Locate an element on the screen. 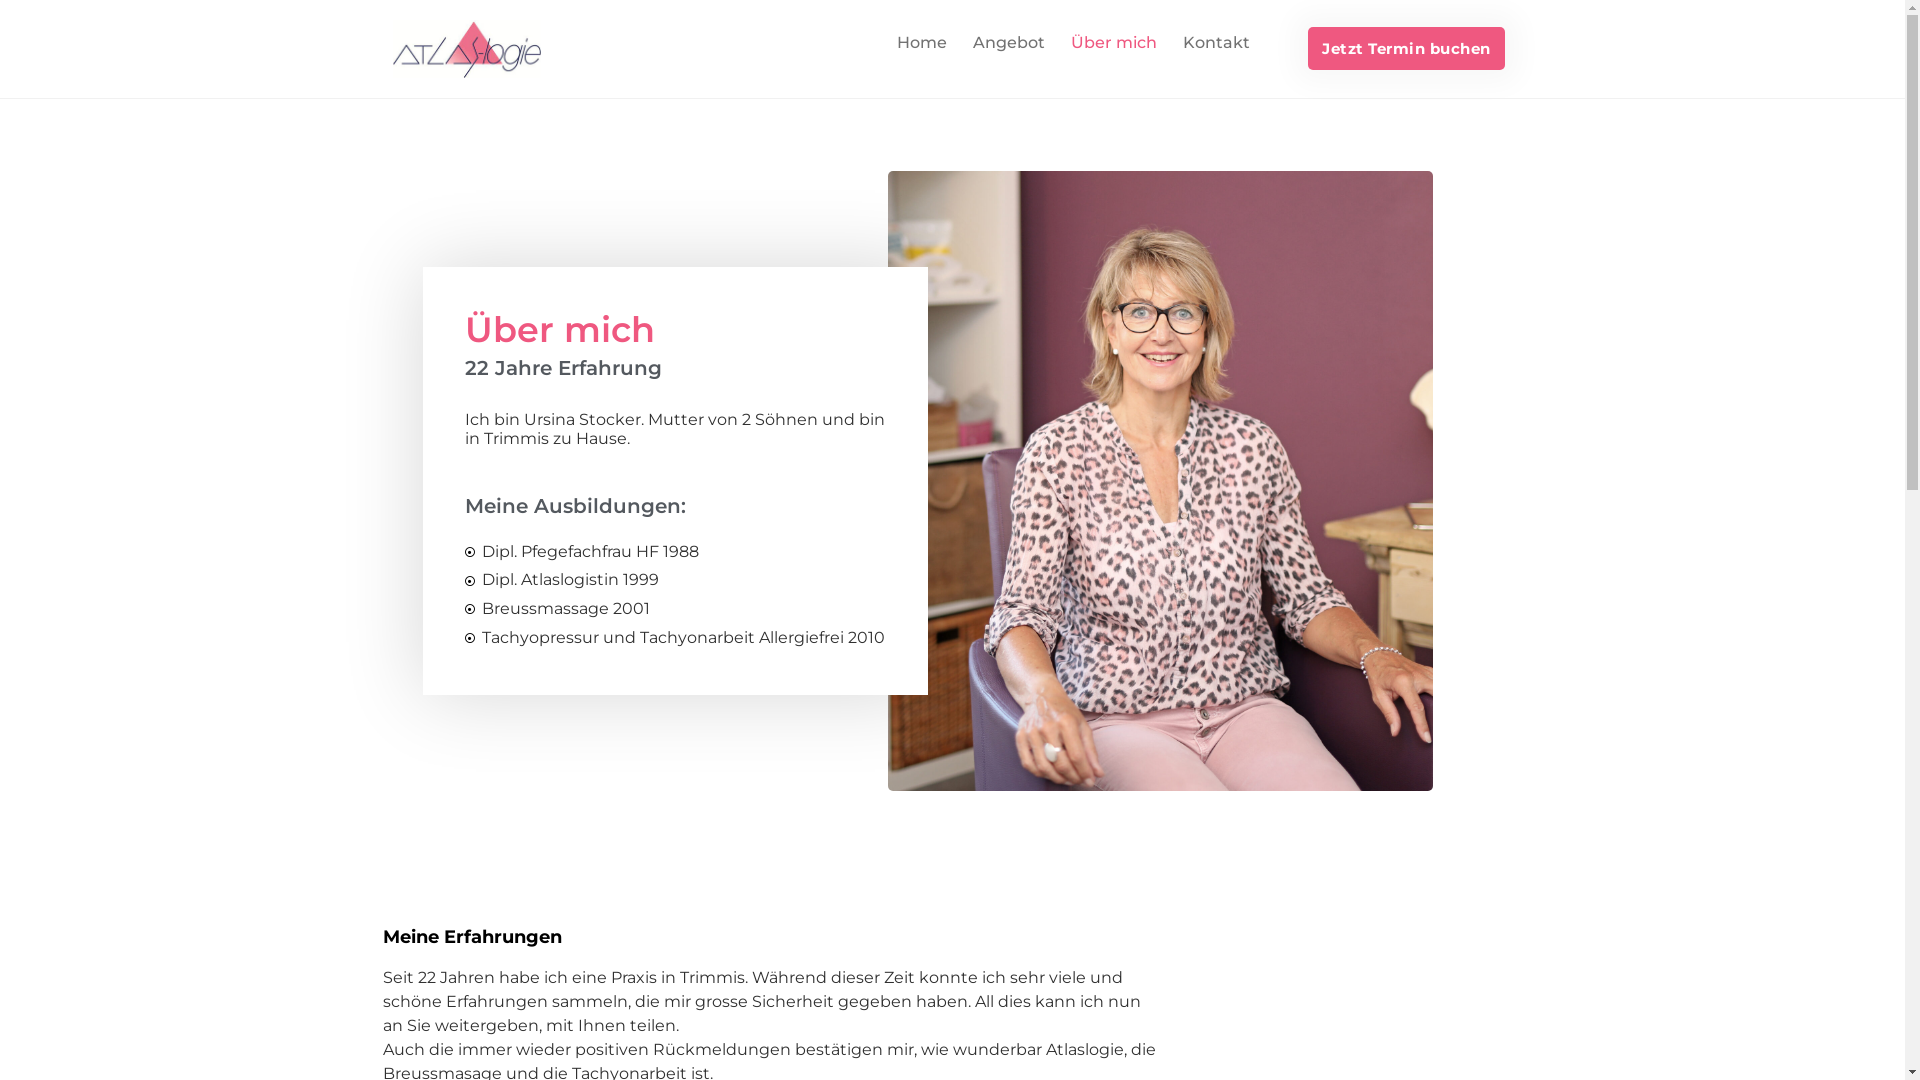  'Angebot' is located at coordinates (960, 42).